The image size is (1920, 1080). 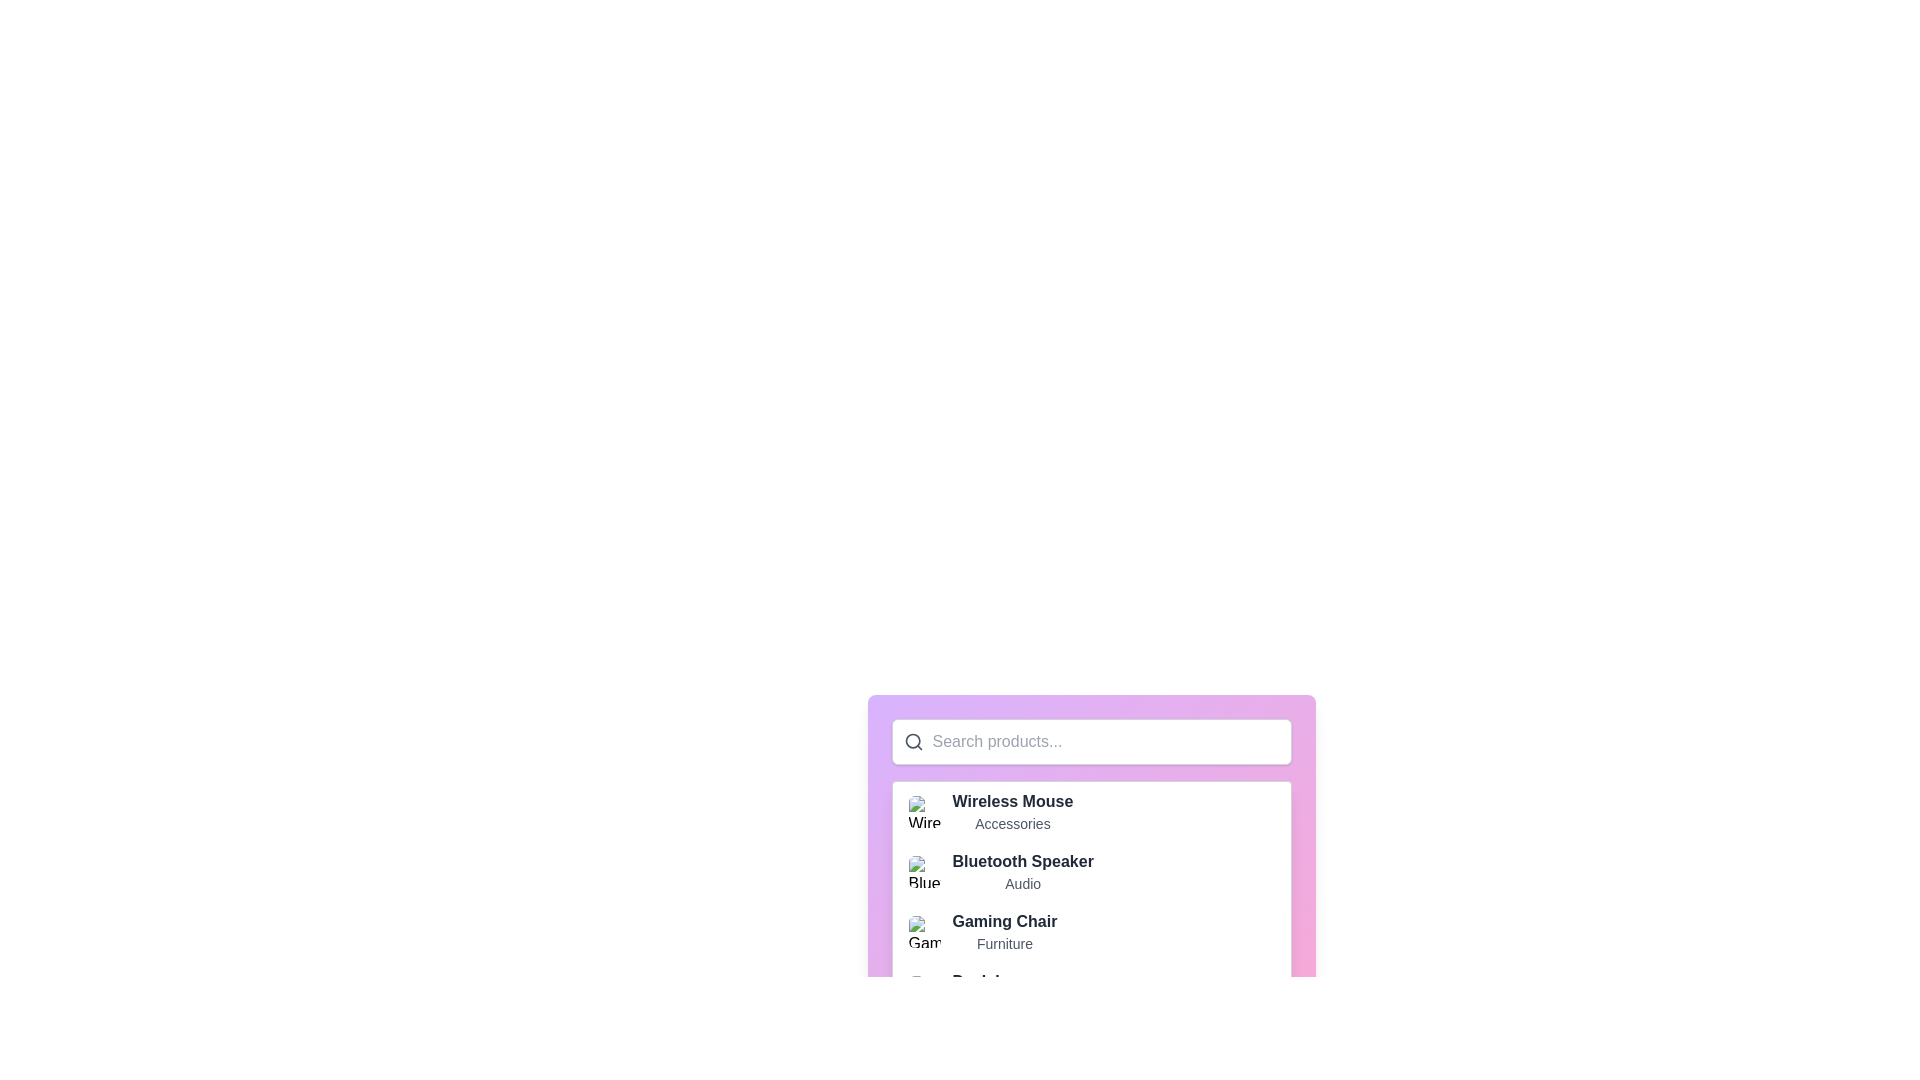 I want to click on the static text label 'Accessories' which is styled in small, gray text and located beneath the bold title 'Wireless Mouse', so click(x=1012, y=824).